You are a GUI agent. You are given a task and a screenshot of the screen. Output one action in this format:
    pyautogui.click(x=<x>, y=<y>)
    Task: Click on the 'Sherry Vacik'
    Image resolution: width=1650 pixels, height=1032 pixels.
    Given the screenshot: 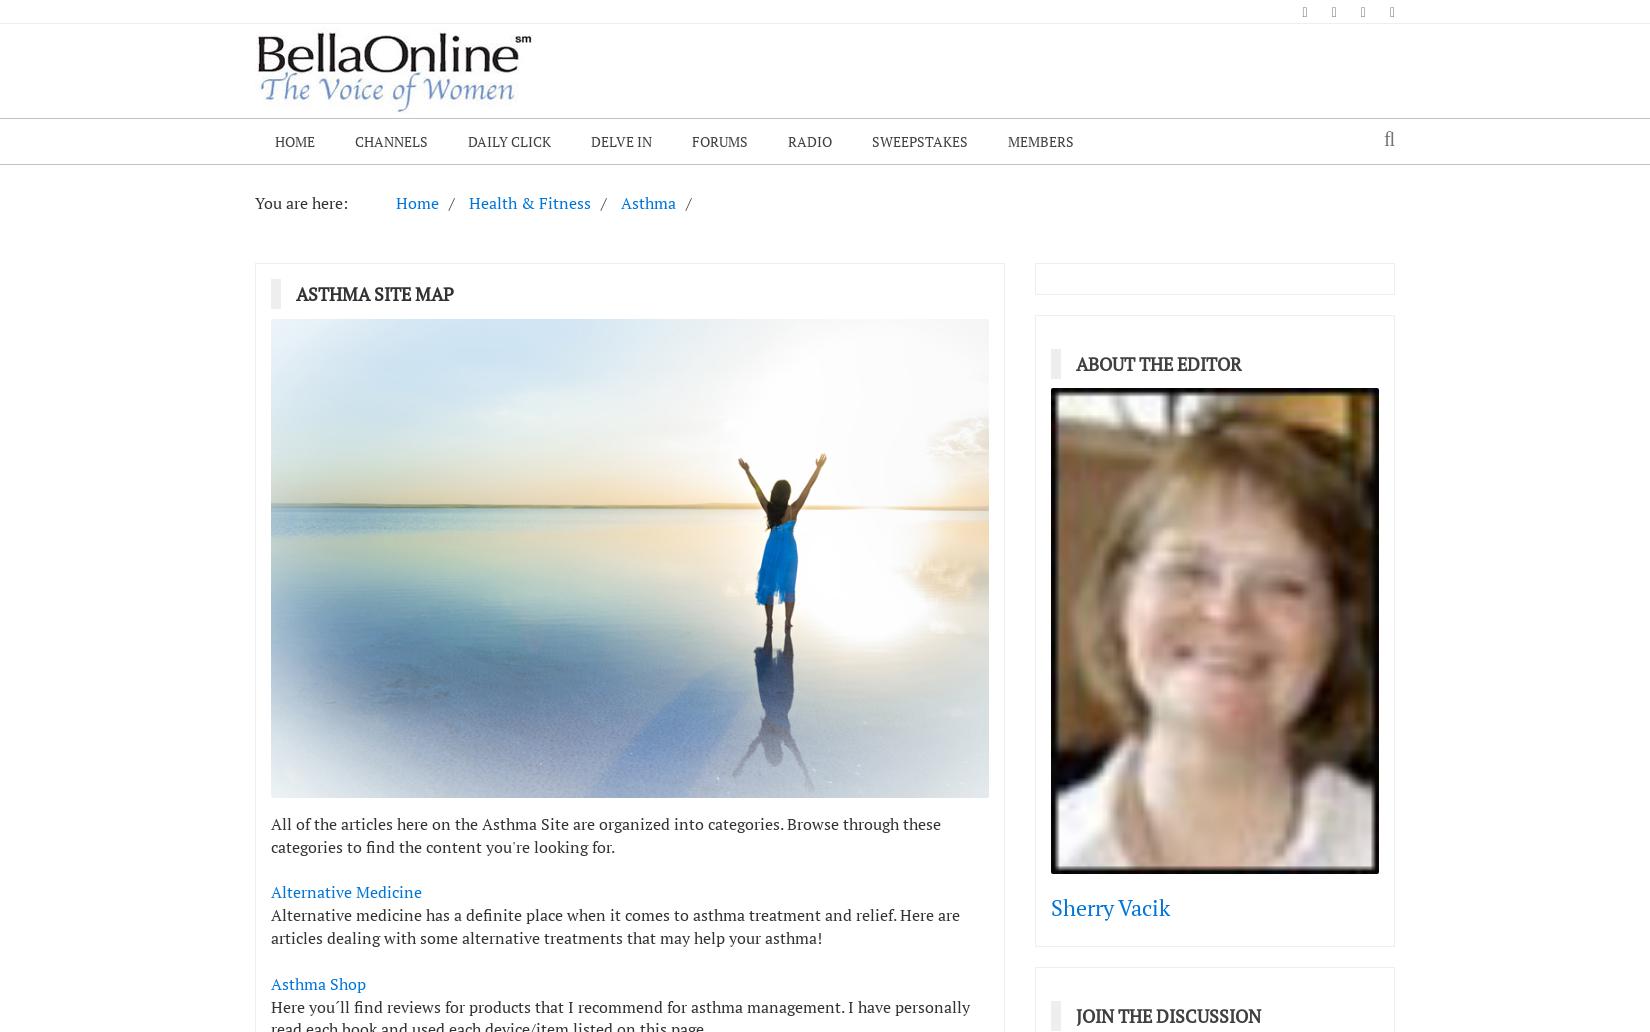 What is the action you would take?
    pyautogui.click(x=1051, y=905)
    